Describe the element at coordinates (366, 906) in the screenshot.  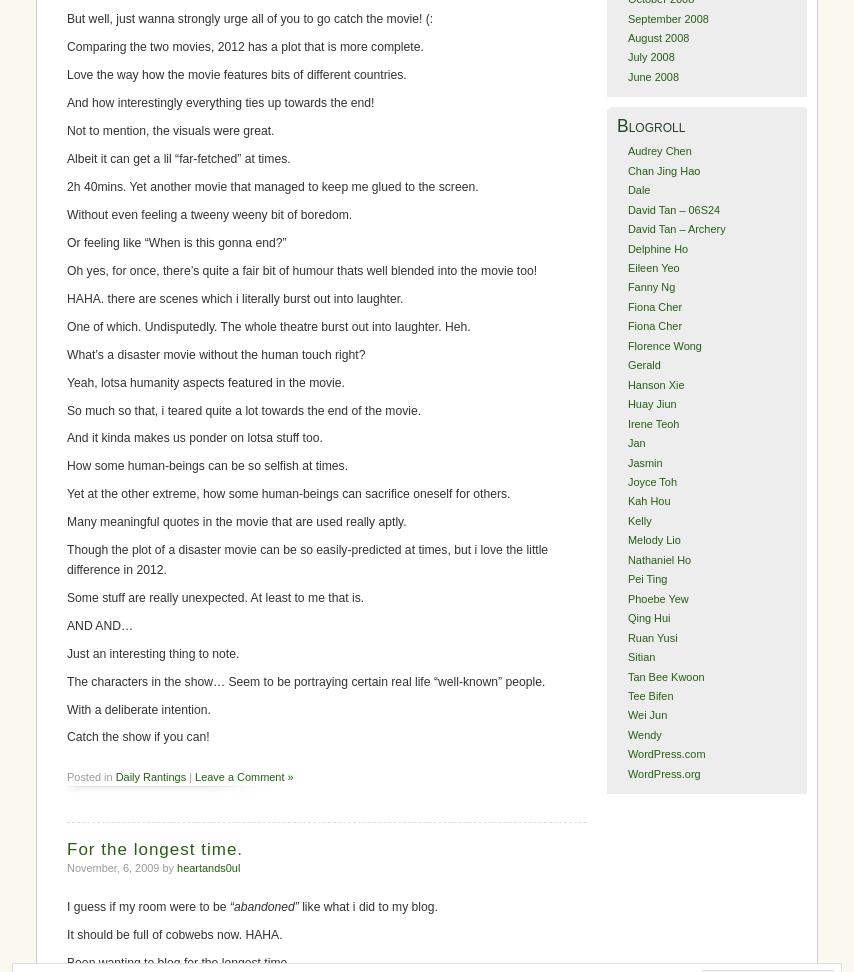
I see `'like what i did to my blog.'` at that location.